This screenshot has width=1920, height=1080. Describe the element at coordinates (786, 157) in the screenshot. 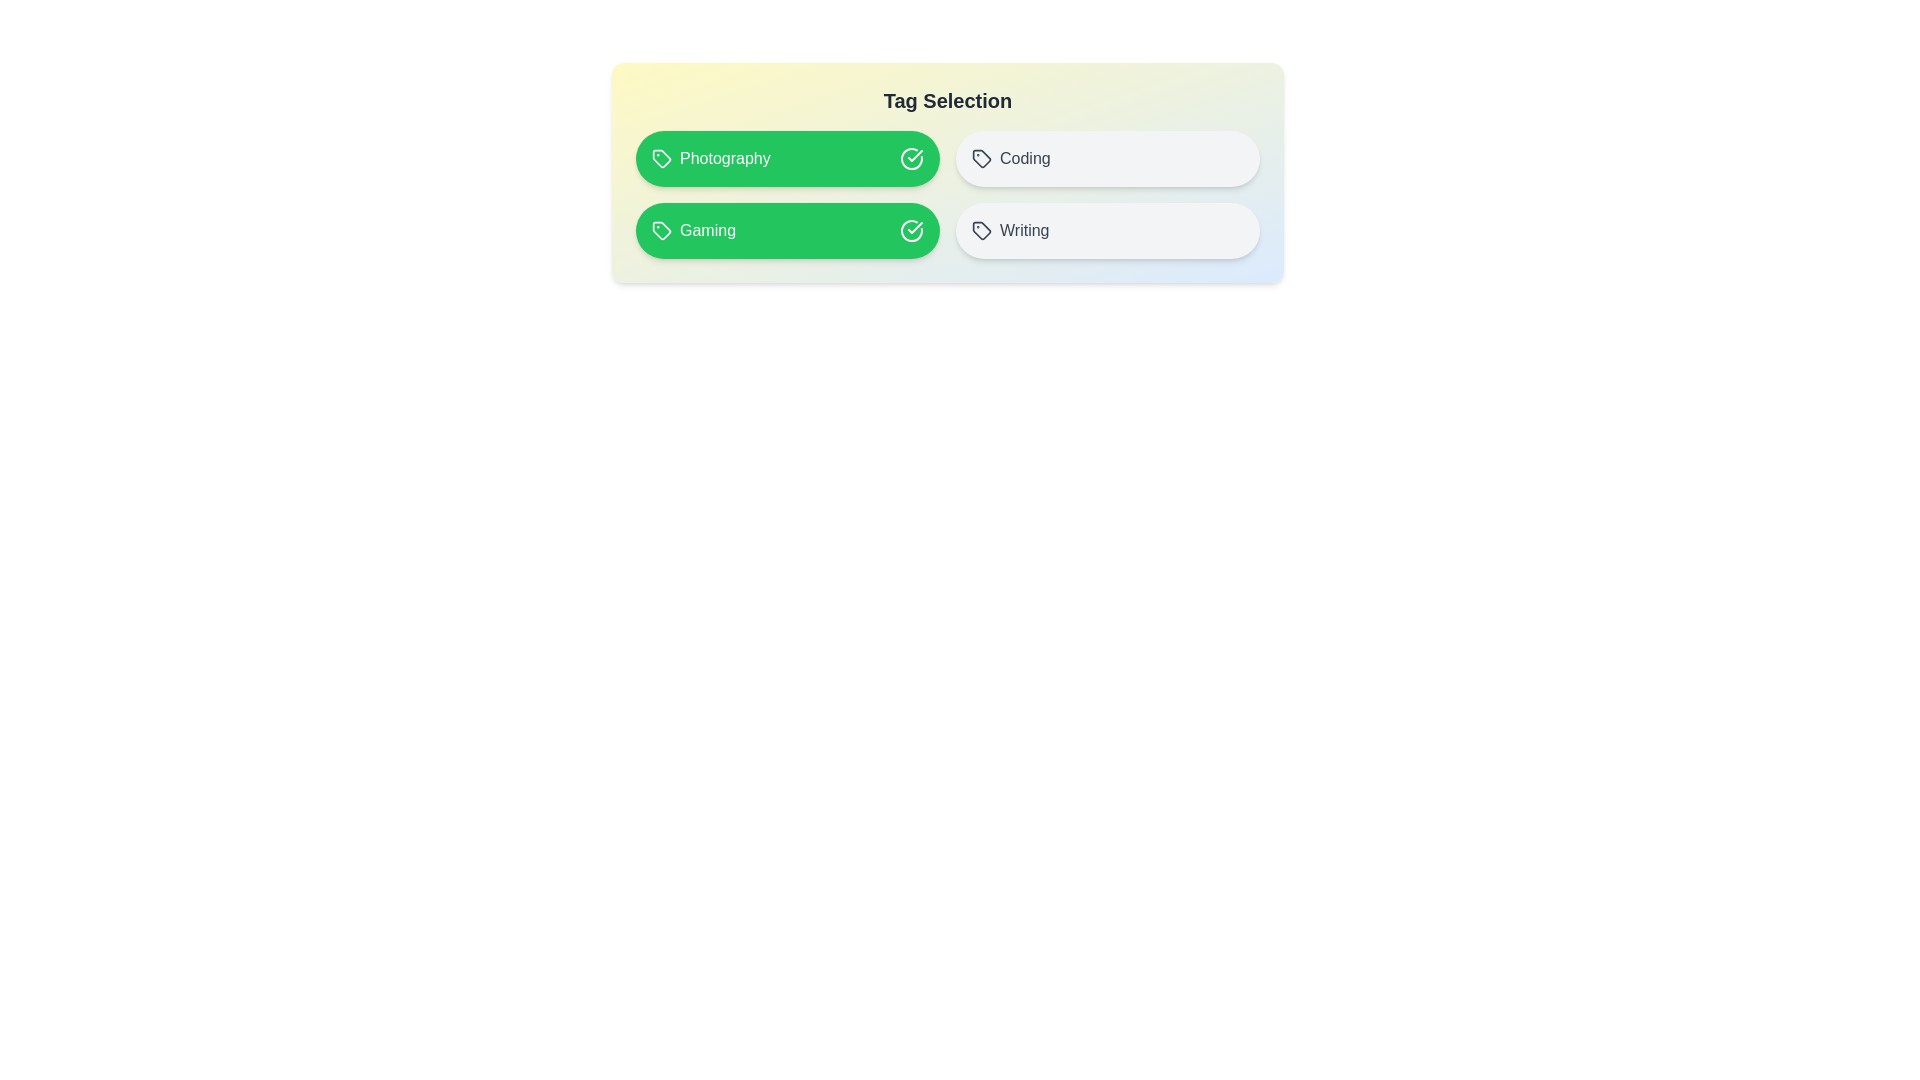

I see `the tag labeled Photography to toggle its selection state` at that location.